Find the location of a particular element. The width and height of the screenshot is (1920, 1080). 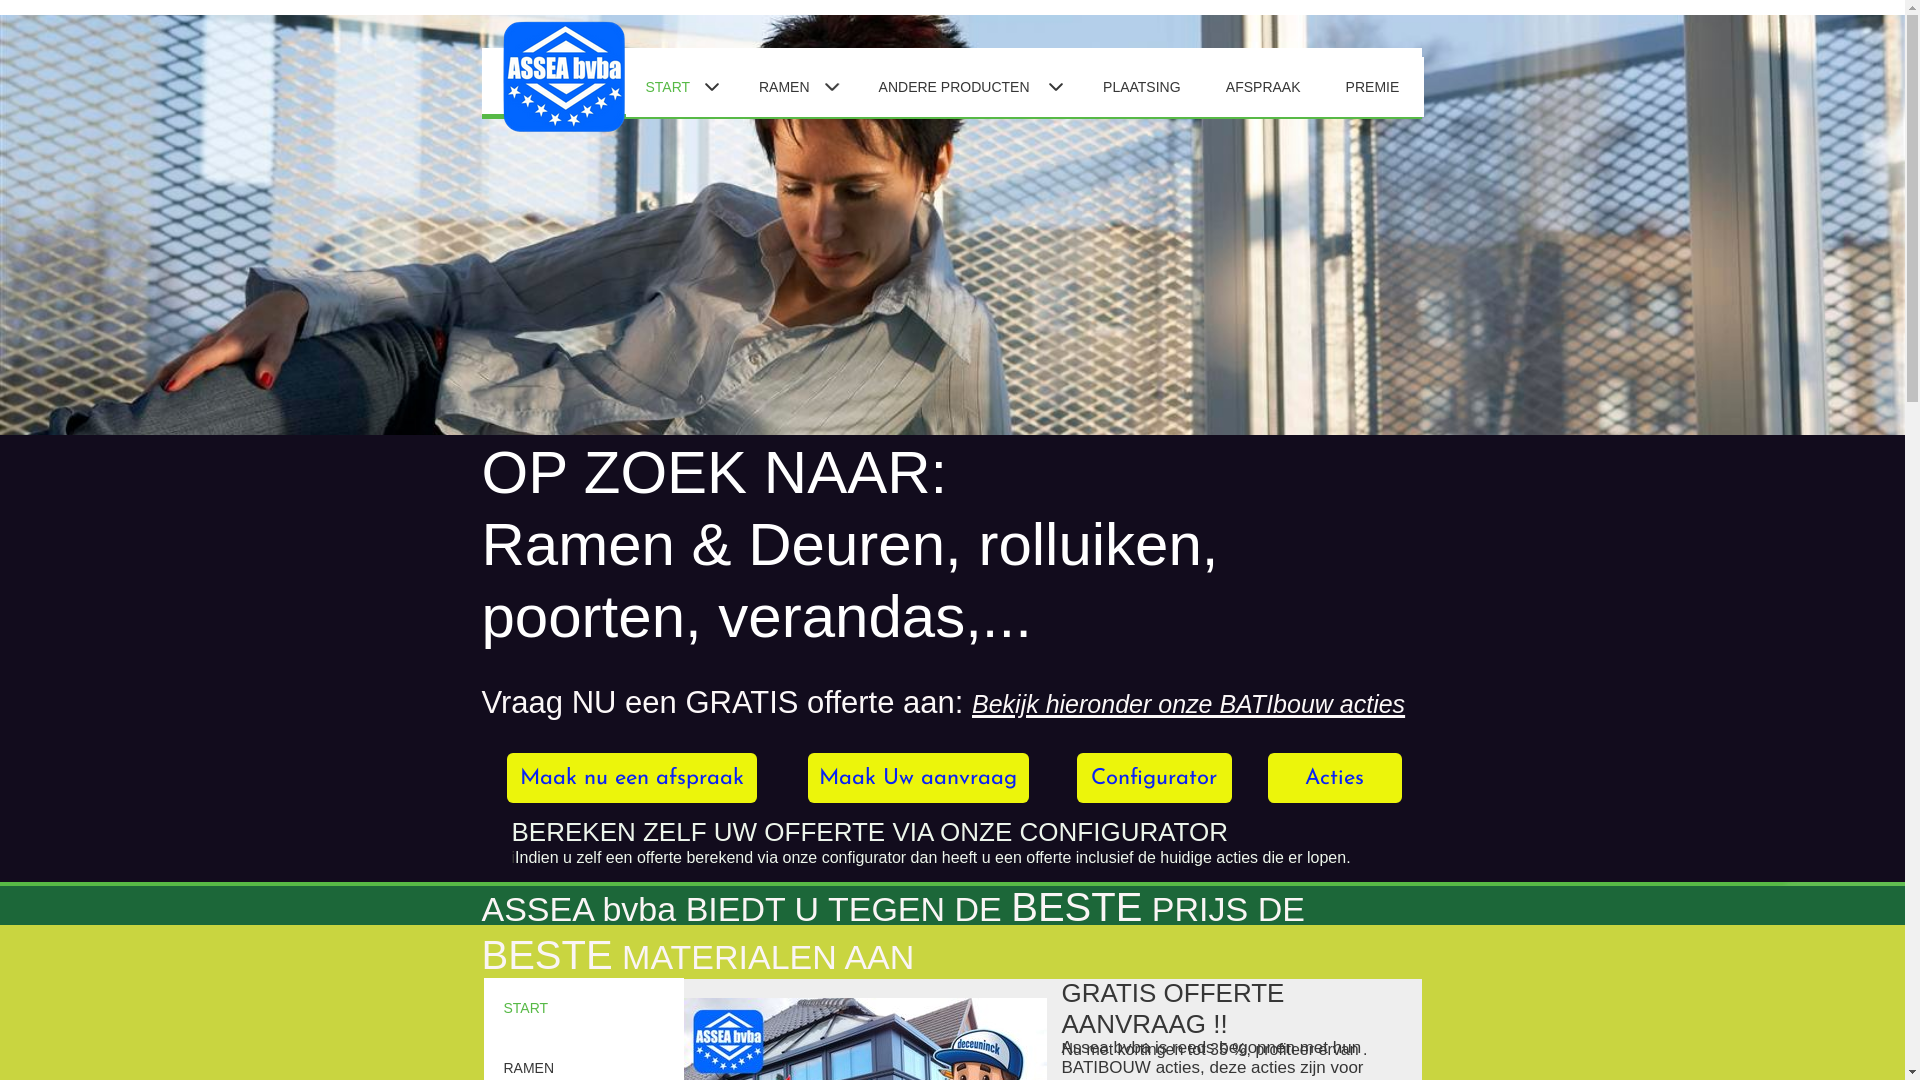

'ANDERE PRODUCTEN' is located at coordinates (859, 84).